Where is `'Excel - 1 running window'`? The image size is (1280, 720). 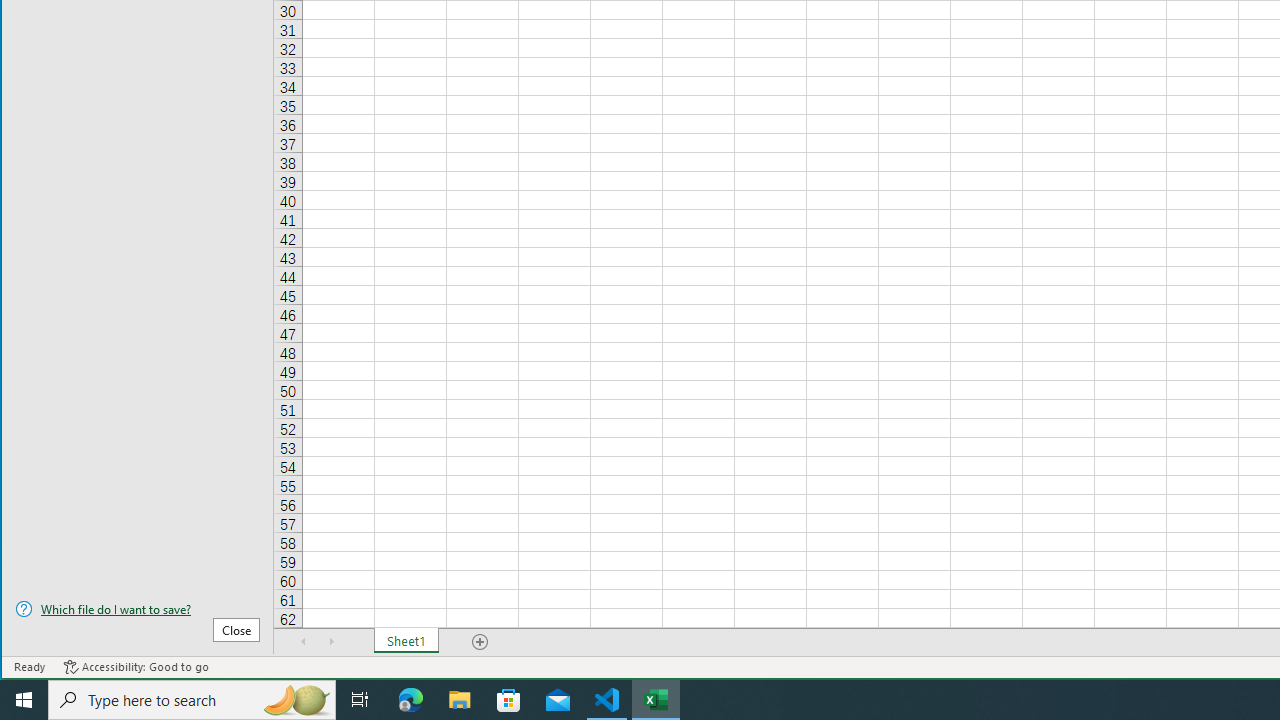 'Excel - 1 running window' is located at coordinates (656, 698).